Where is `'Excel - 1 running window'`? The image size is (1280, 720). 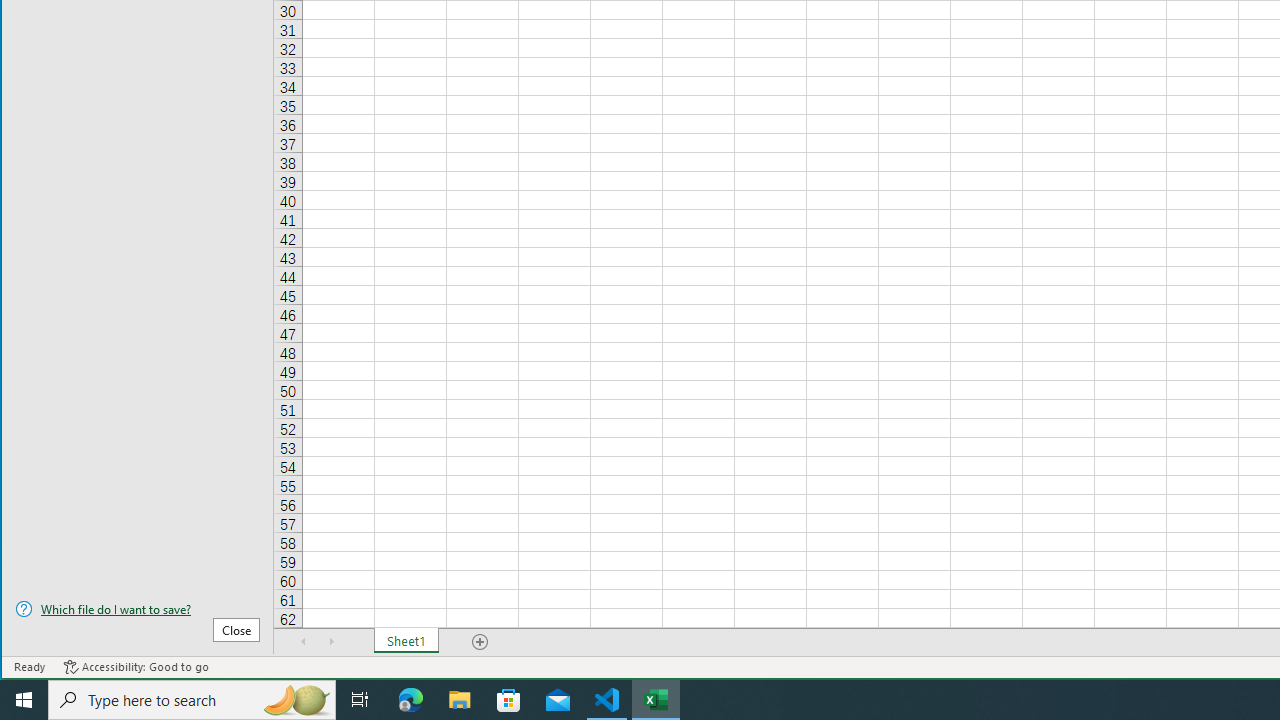 'Excel - 1 running window' is located at coordinates (656, 698).